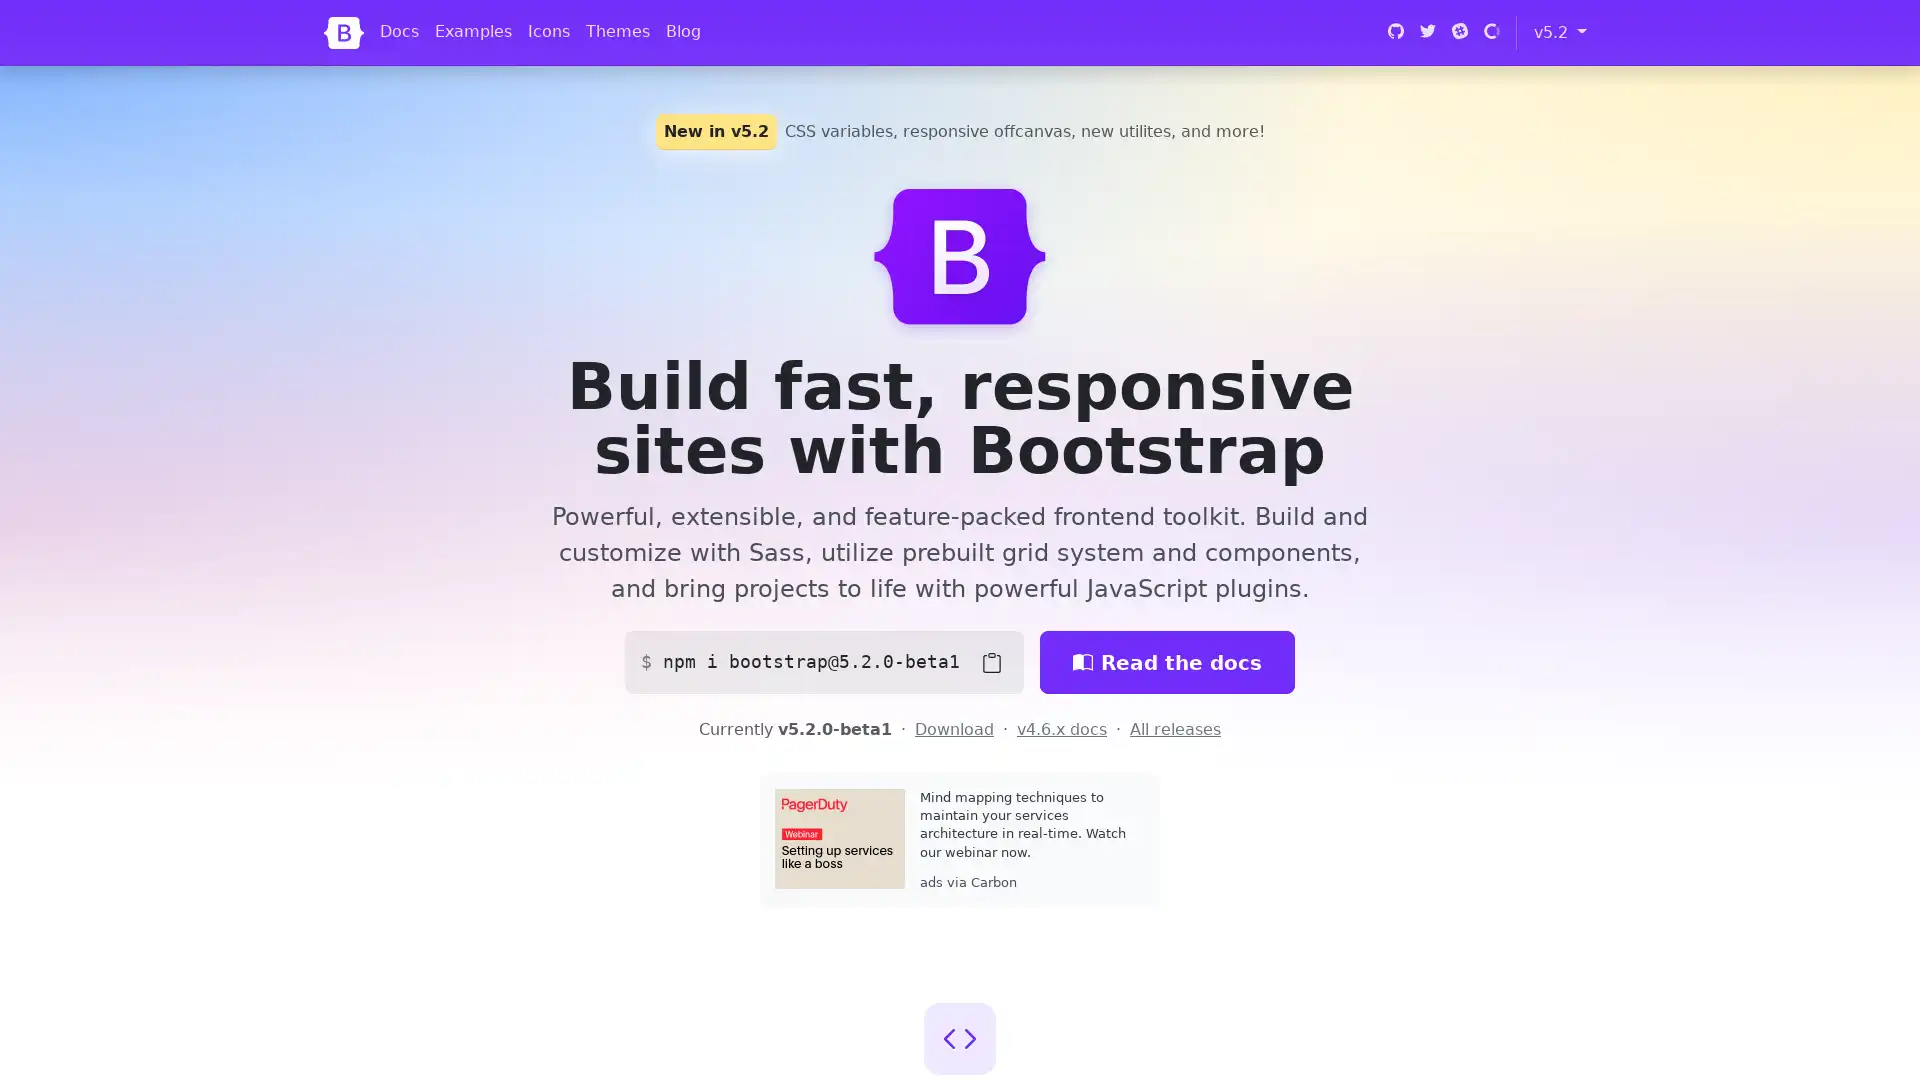  I want to click on v5.2, so click(1559, 33).